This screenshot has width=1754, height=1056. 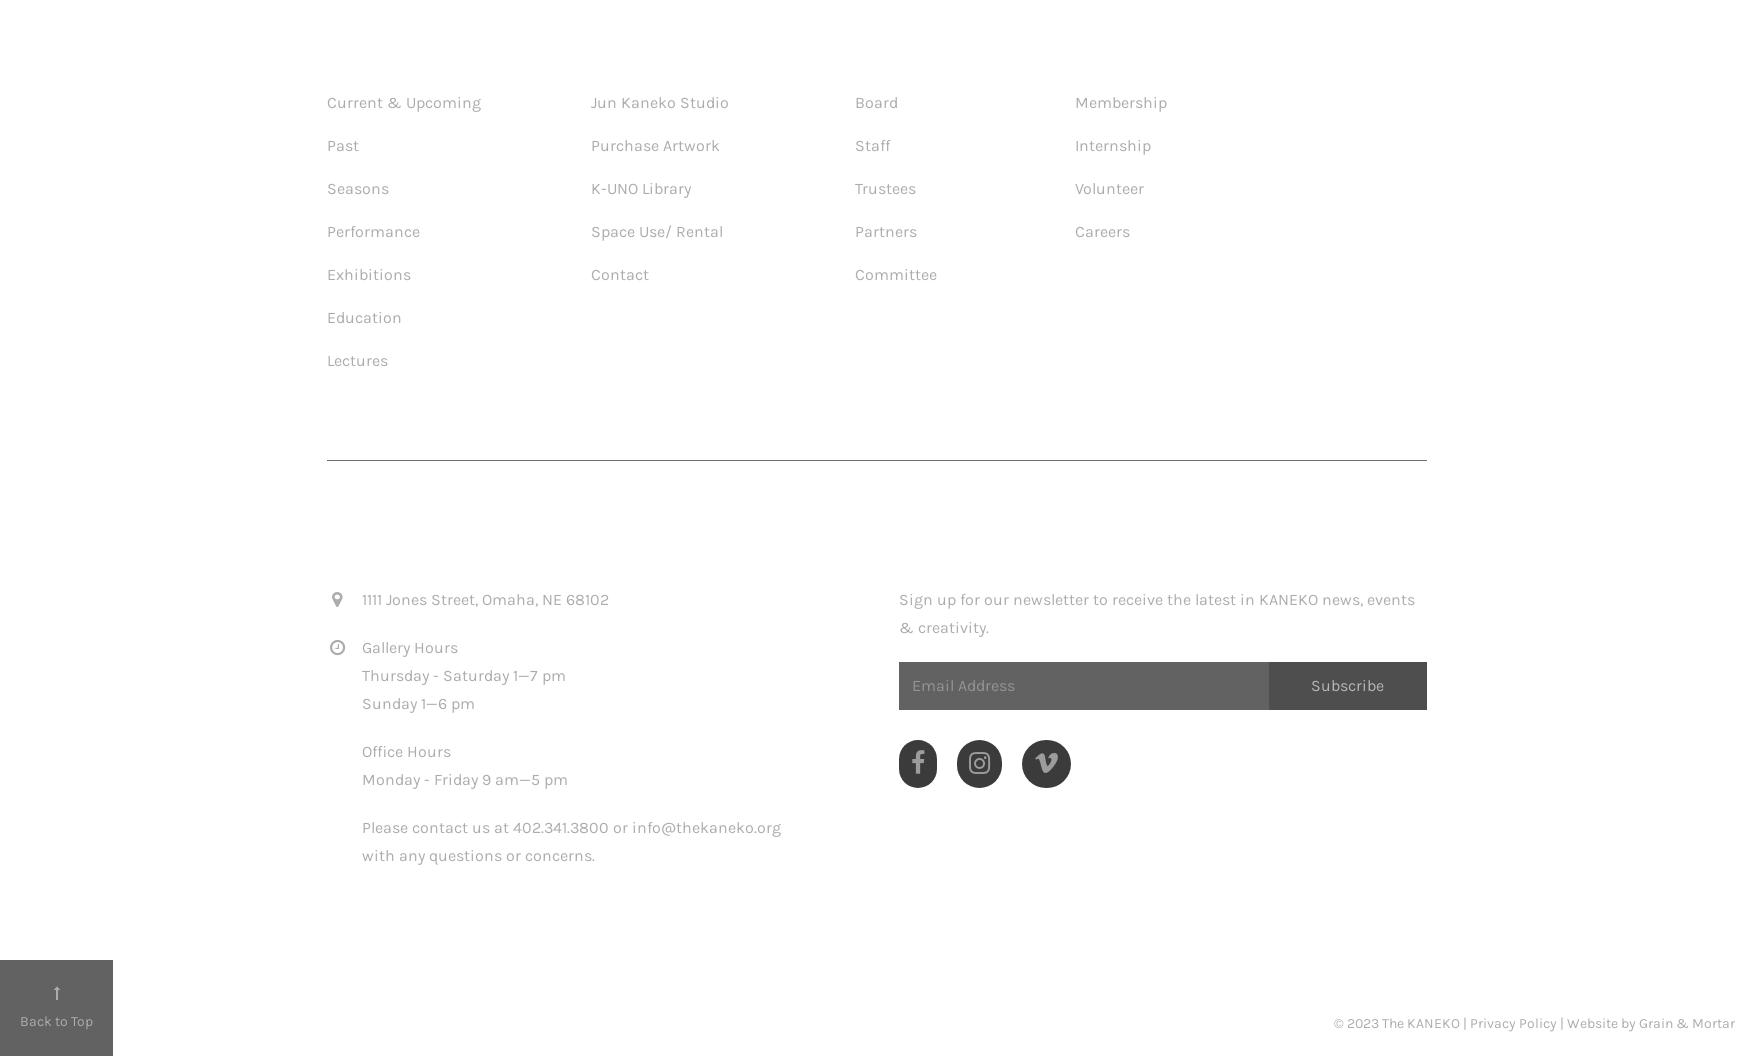 What do you see at coordinates (373, 229) in the screenshot?
I see `'Performance'` at bounding box center [373, 229].